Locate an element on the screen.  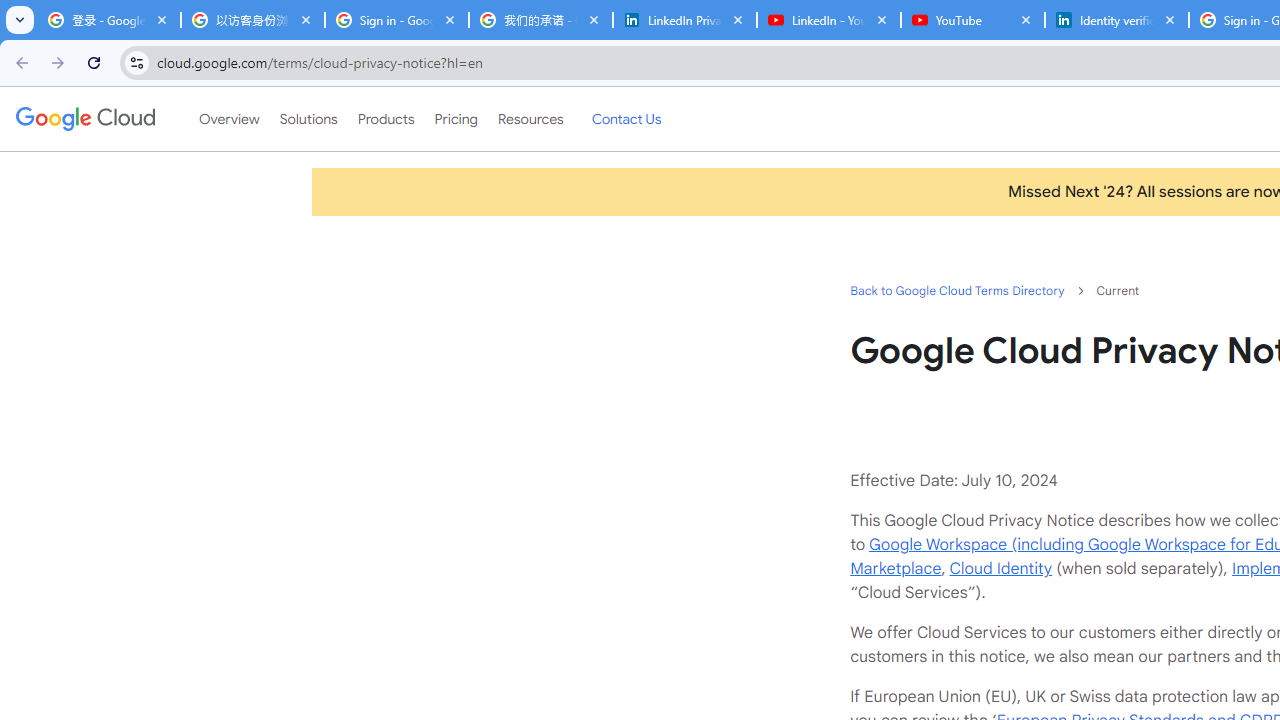
'Back to Google Cloud Terms Directory' is located at coordinates (956, 290).